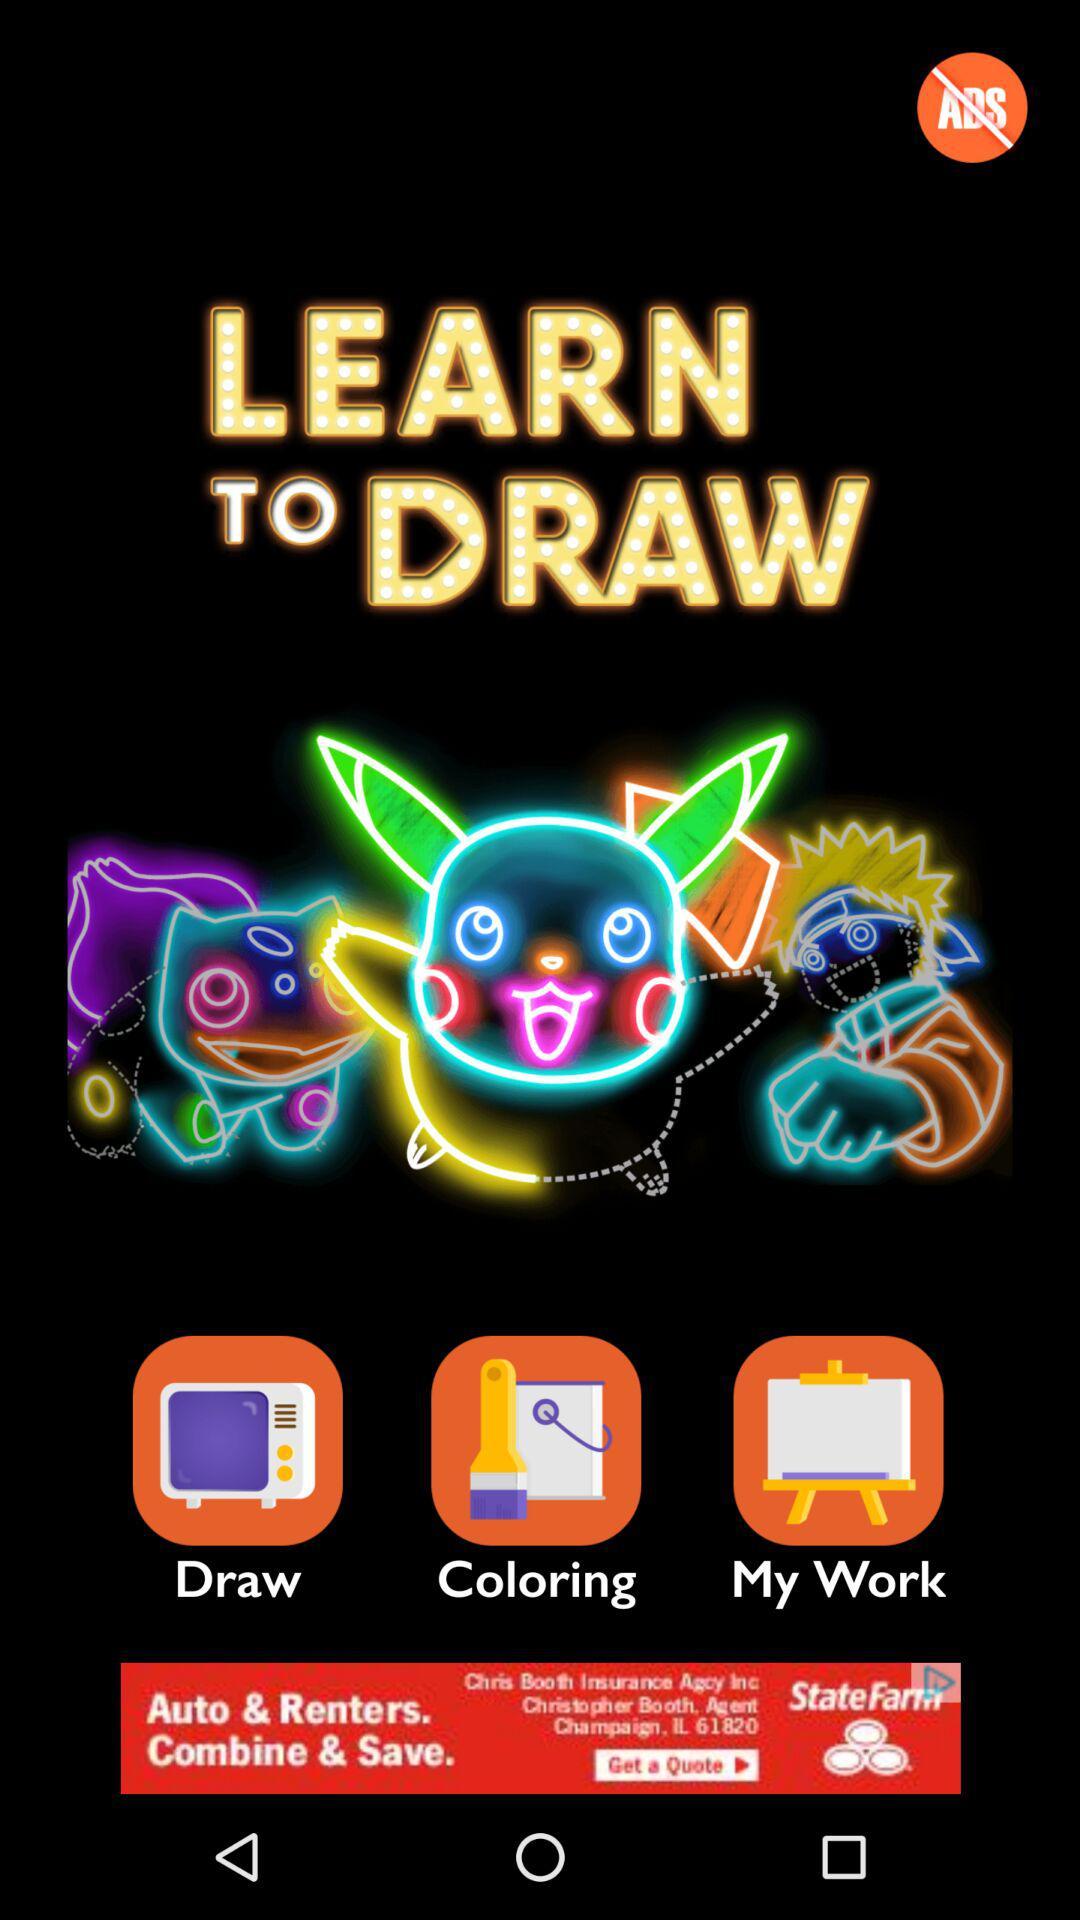 The image size is (1080, 1920). What do you see at coordinates (236, 1441) in the screenshot?
I see `draw` at bounding box center [236, 1441].